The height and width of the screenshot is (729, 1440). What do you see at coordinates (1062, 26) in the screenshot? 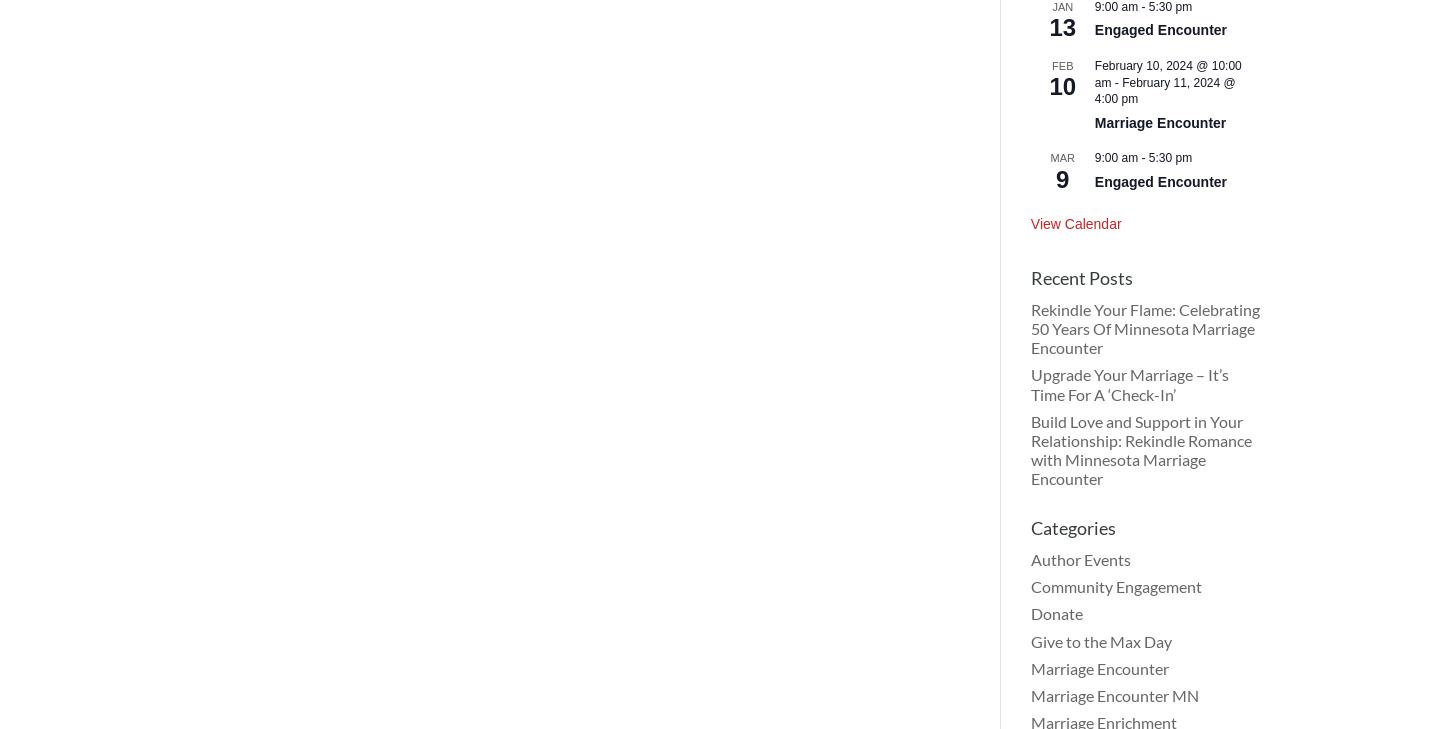
I see `'13'` at bounding box center [1062, 26].